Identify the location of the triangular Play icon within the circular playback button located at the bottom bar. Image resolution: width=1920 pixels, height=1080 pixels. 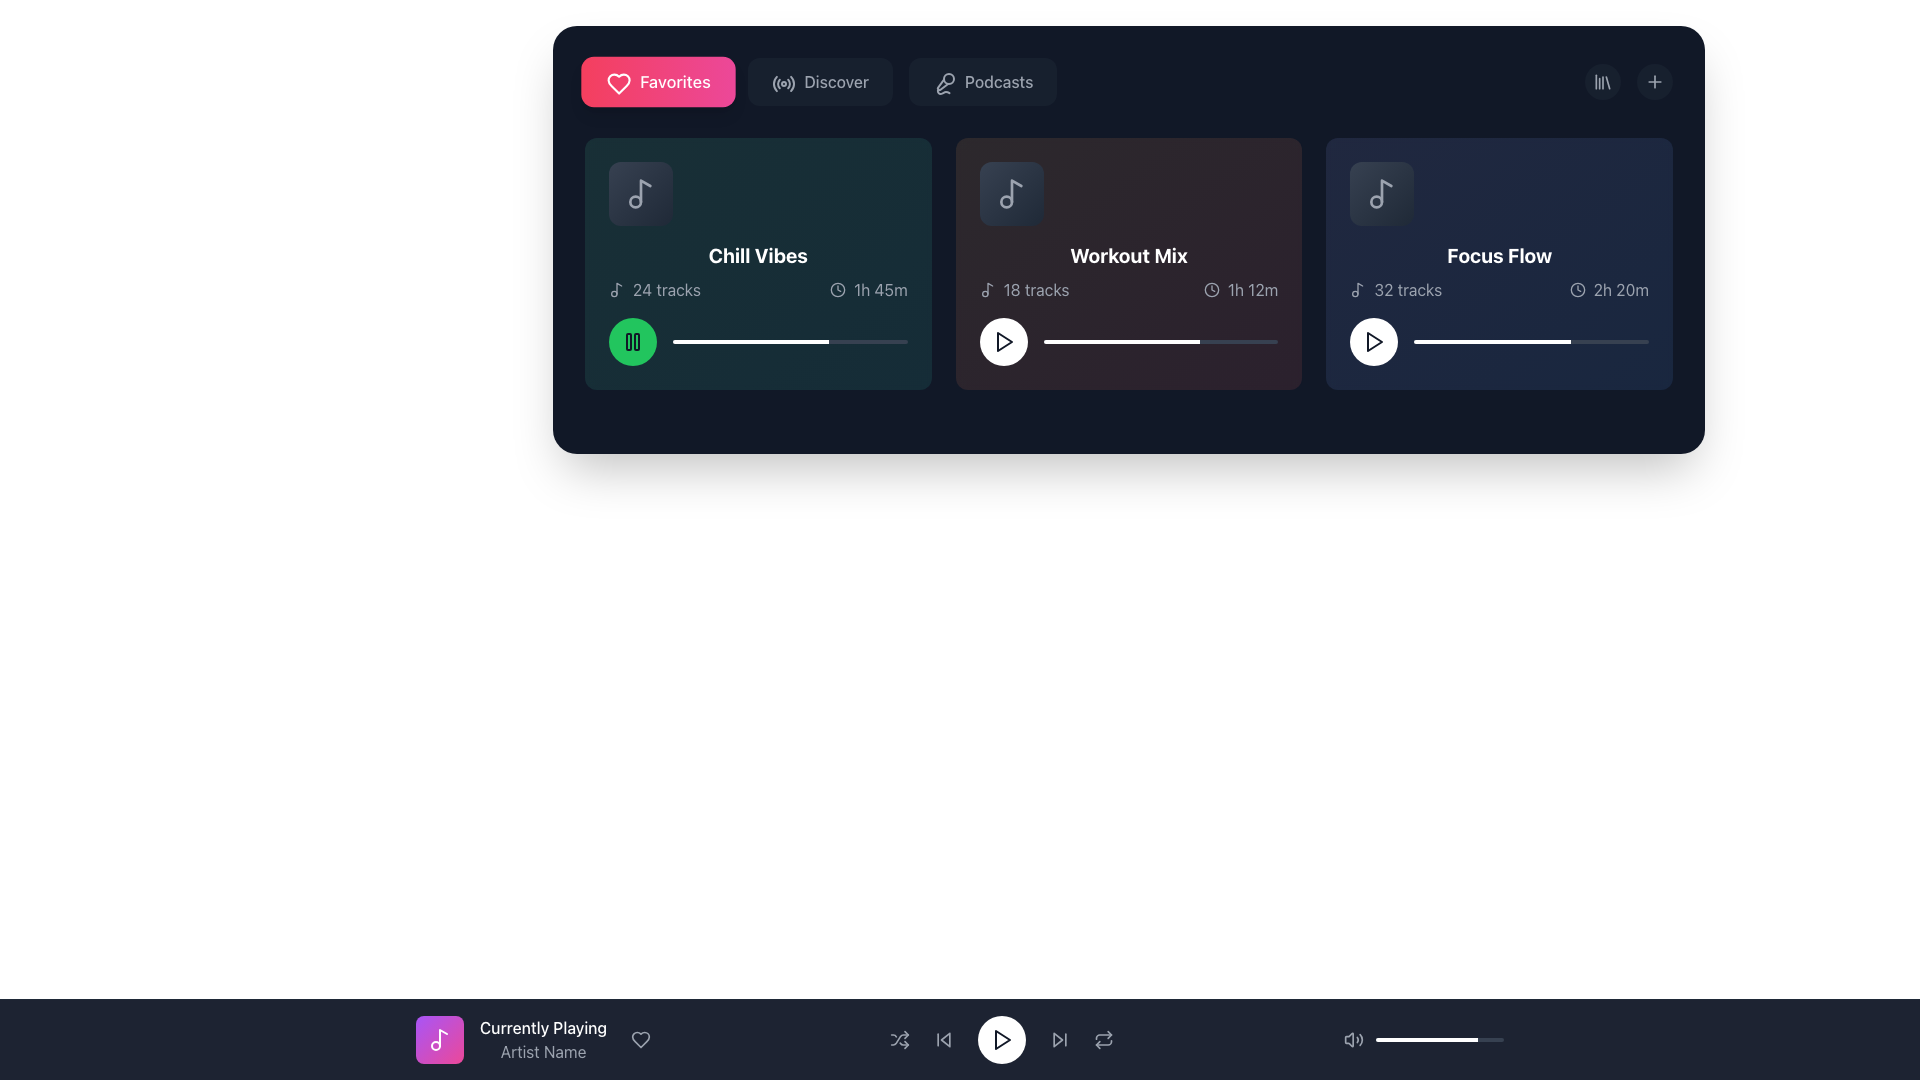
(1002, 1039).